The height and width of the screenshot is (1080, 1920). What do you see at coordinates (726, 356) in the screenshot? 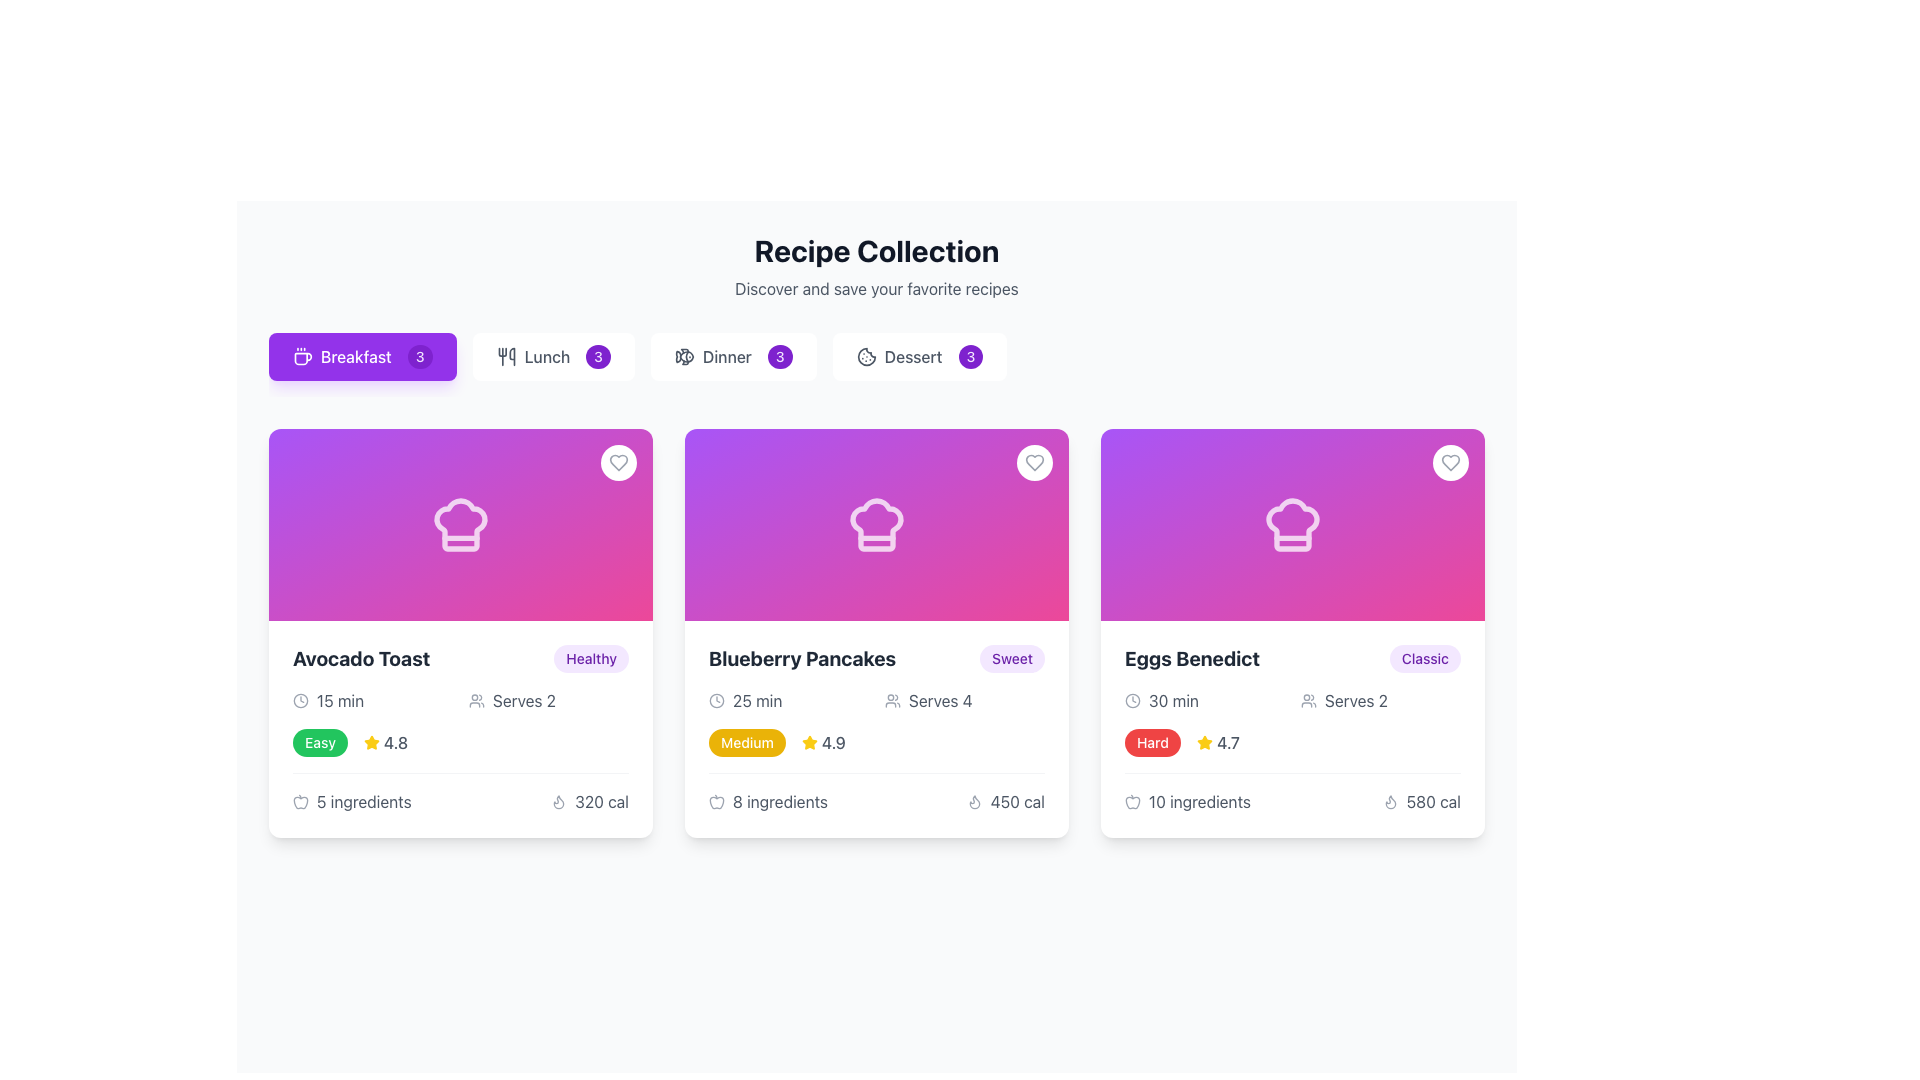
I see `the 'Dinner' text label, which is the third button in the button group located at the top-center of the page, between 'Lunch' and 'Dessert'` at bounding box center [726, 356].